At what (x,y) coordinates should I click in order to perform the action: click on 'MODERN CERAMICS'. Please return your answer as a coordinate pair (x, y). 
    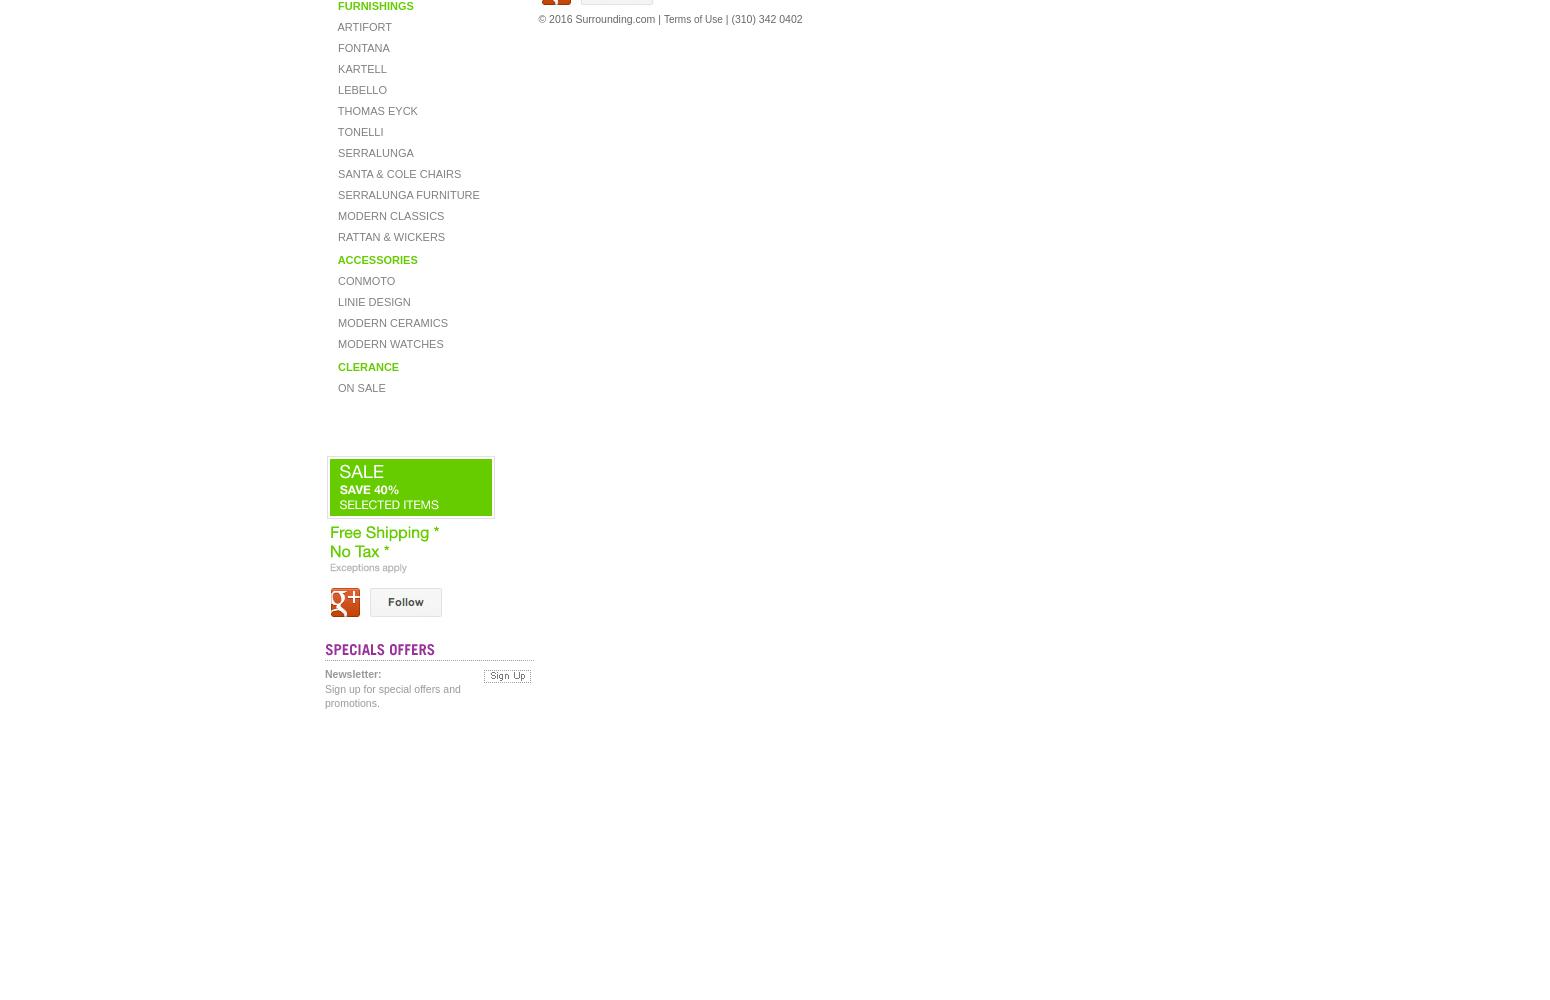
    Looking at the image, I should click on (333, 322).